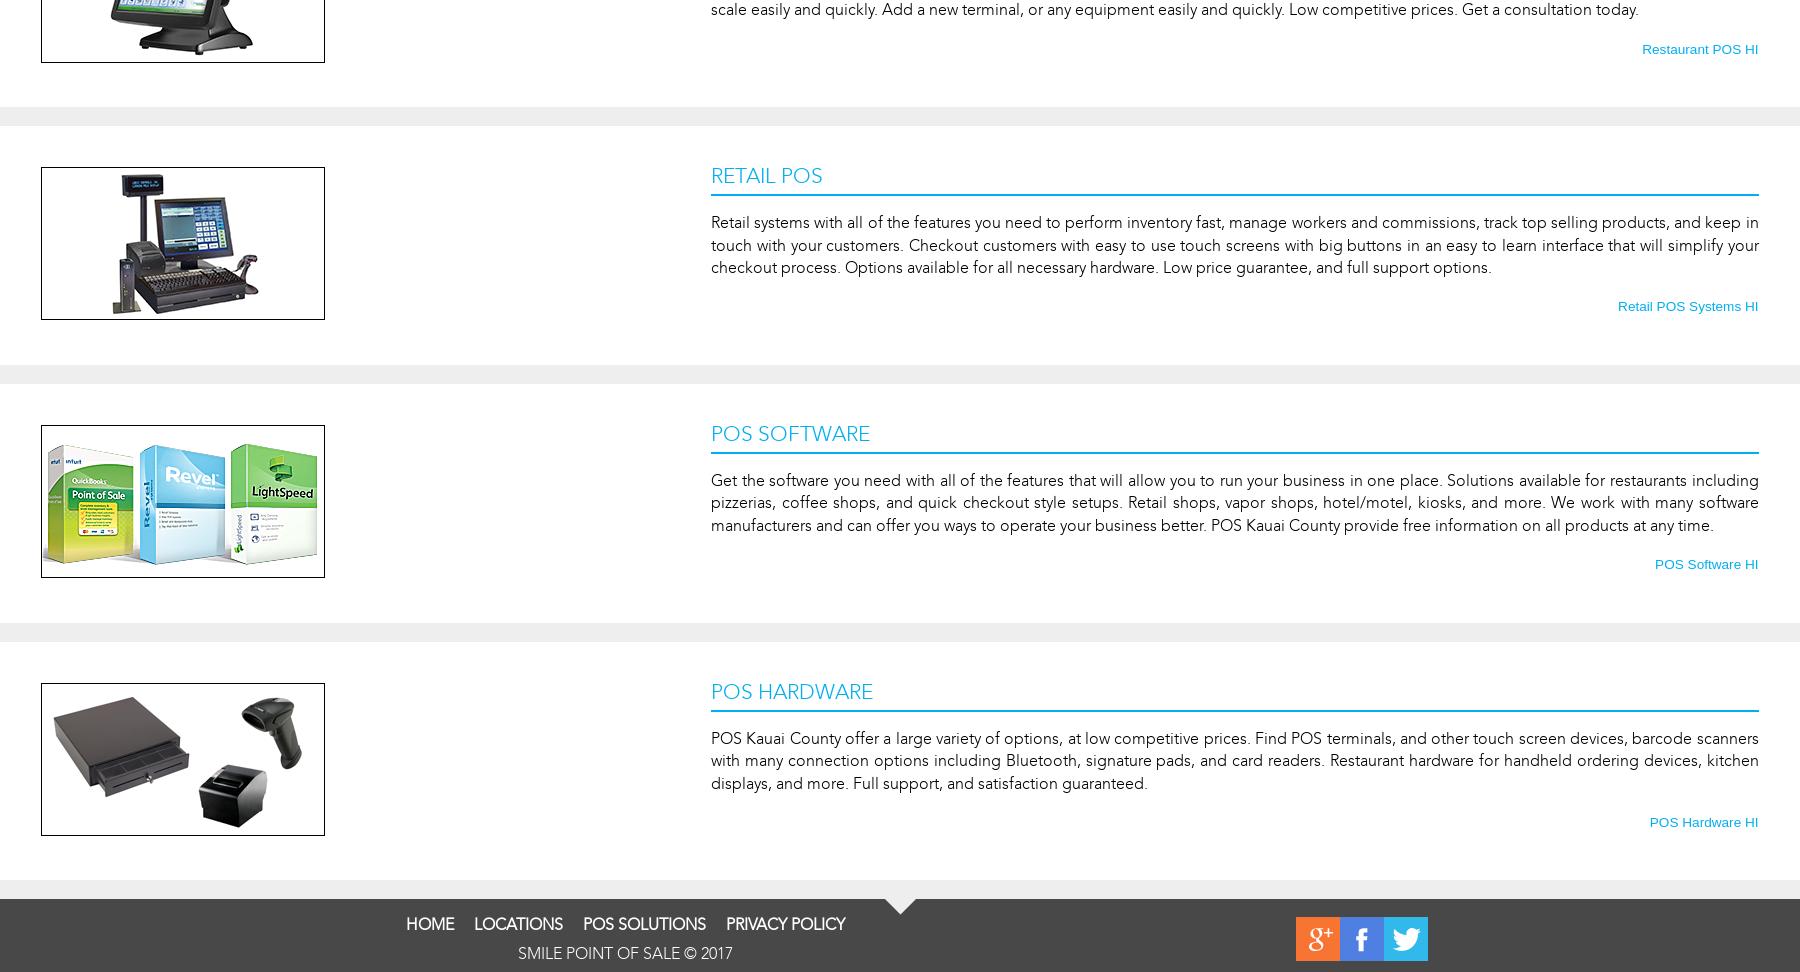  Describe the element at coordinates (1233, 760) in the screenshot. I see `'POS Kauai County offer a large variety of options, at low competitive prices. Find POS terminals, and other touch screen devices, barcode scanners with many connection options including Bluetooth, signature pads, and card readers. Restaurant hardware for handheld ordering devices, kitchen displays, and more. Full support, and satisfaction guaranteed.'` at that location.